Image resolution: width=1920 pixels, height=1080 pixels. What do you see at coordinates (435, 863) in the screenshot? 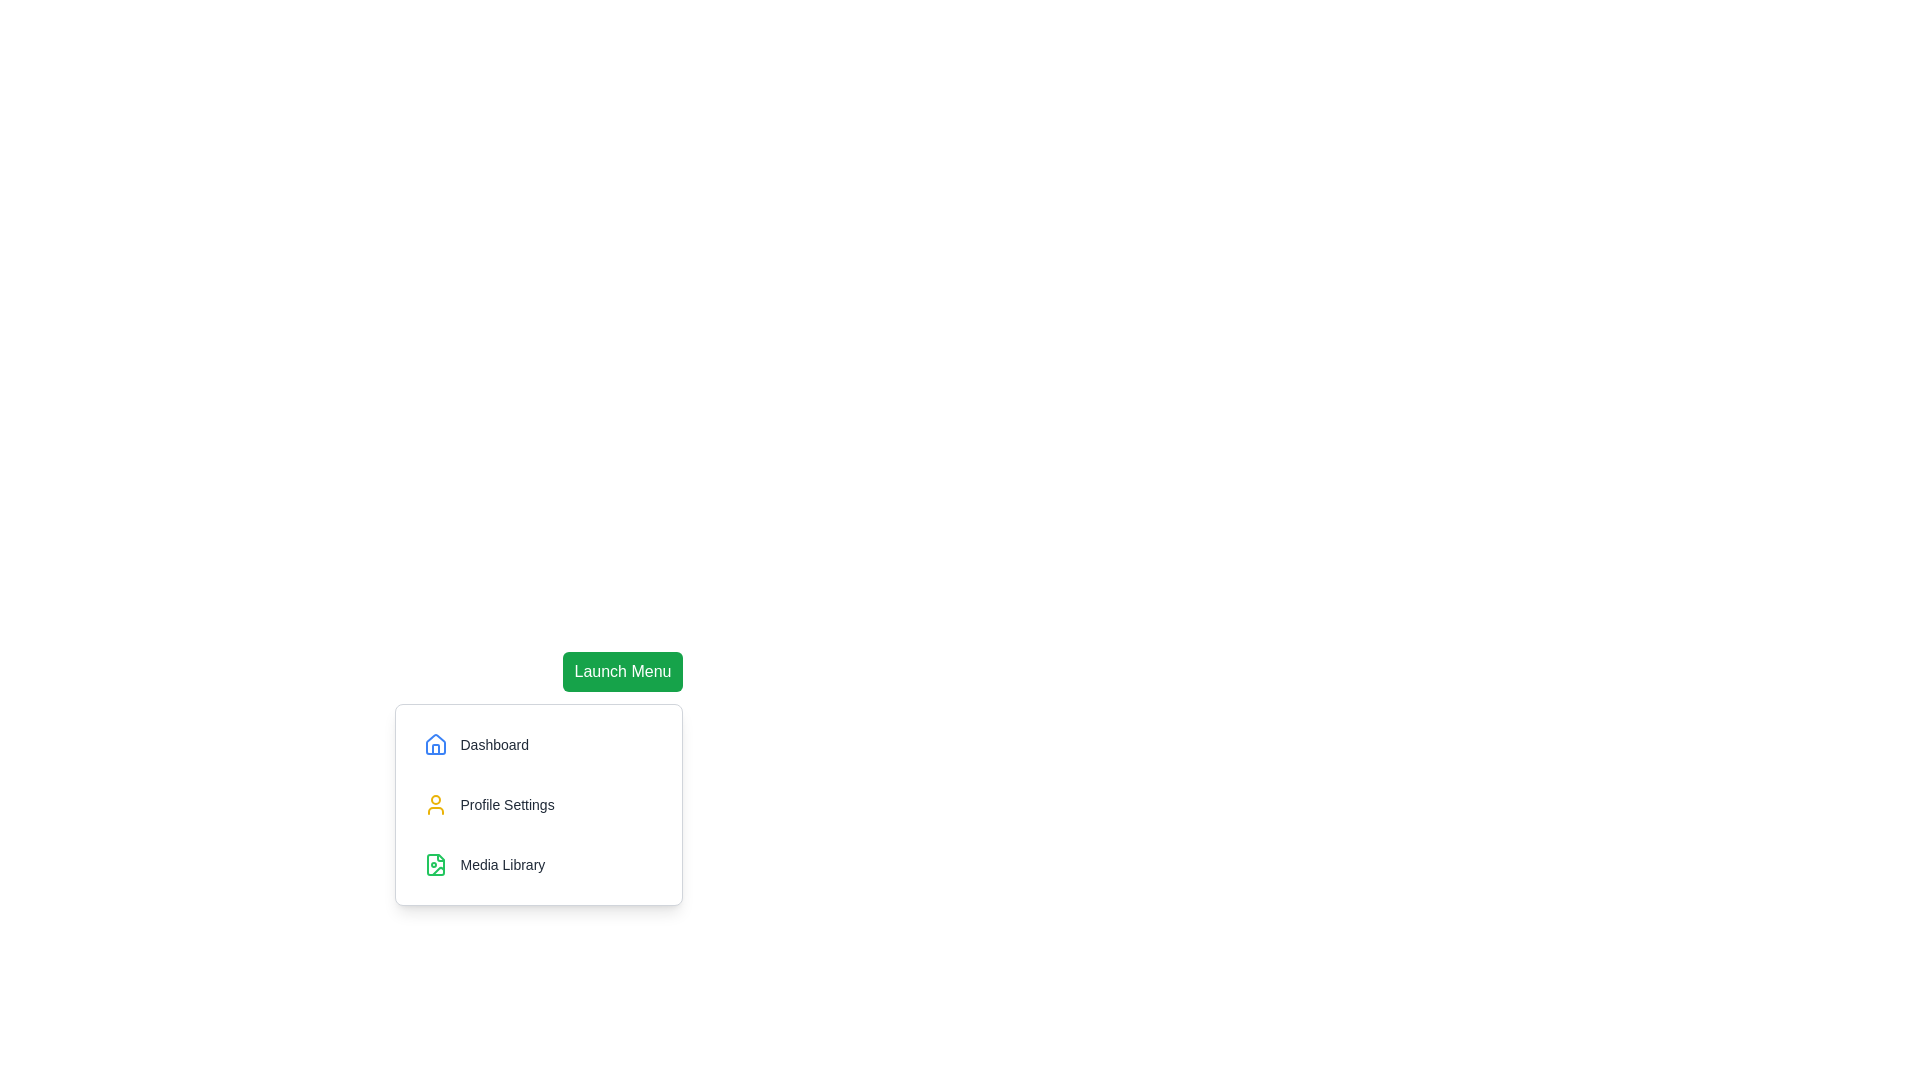
I see `the non-interactive graphical icon representing the 'Media Library' section located in the dropdown menu, adjacent to the 'Media Library' label` at bounding box center [435, 863].